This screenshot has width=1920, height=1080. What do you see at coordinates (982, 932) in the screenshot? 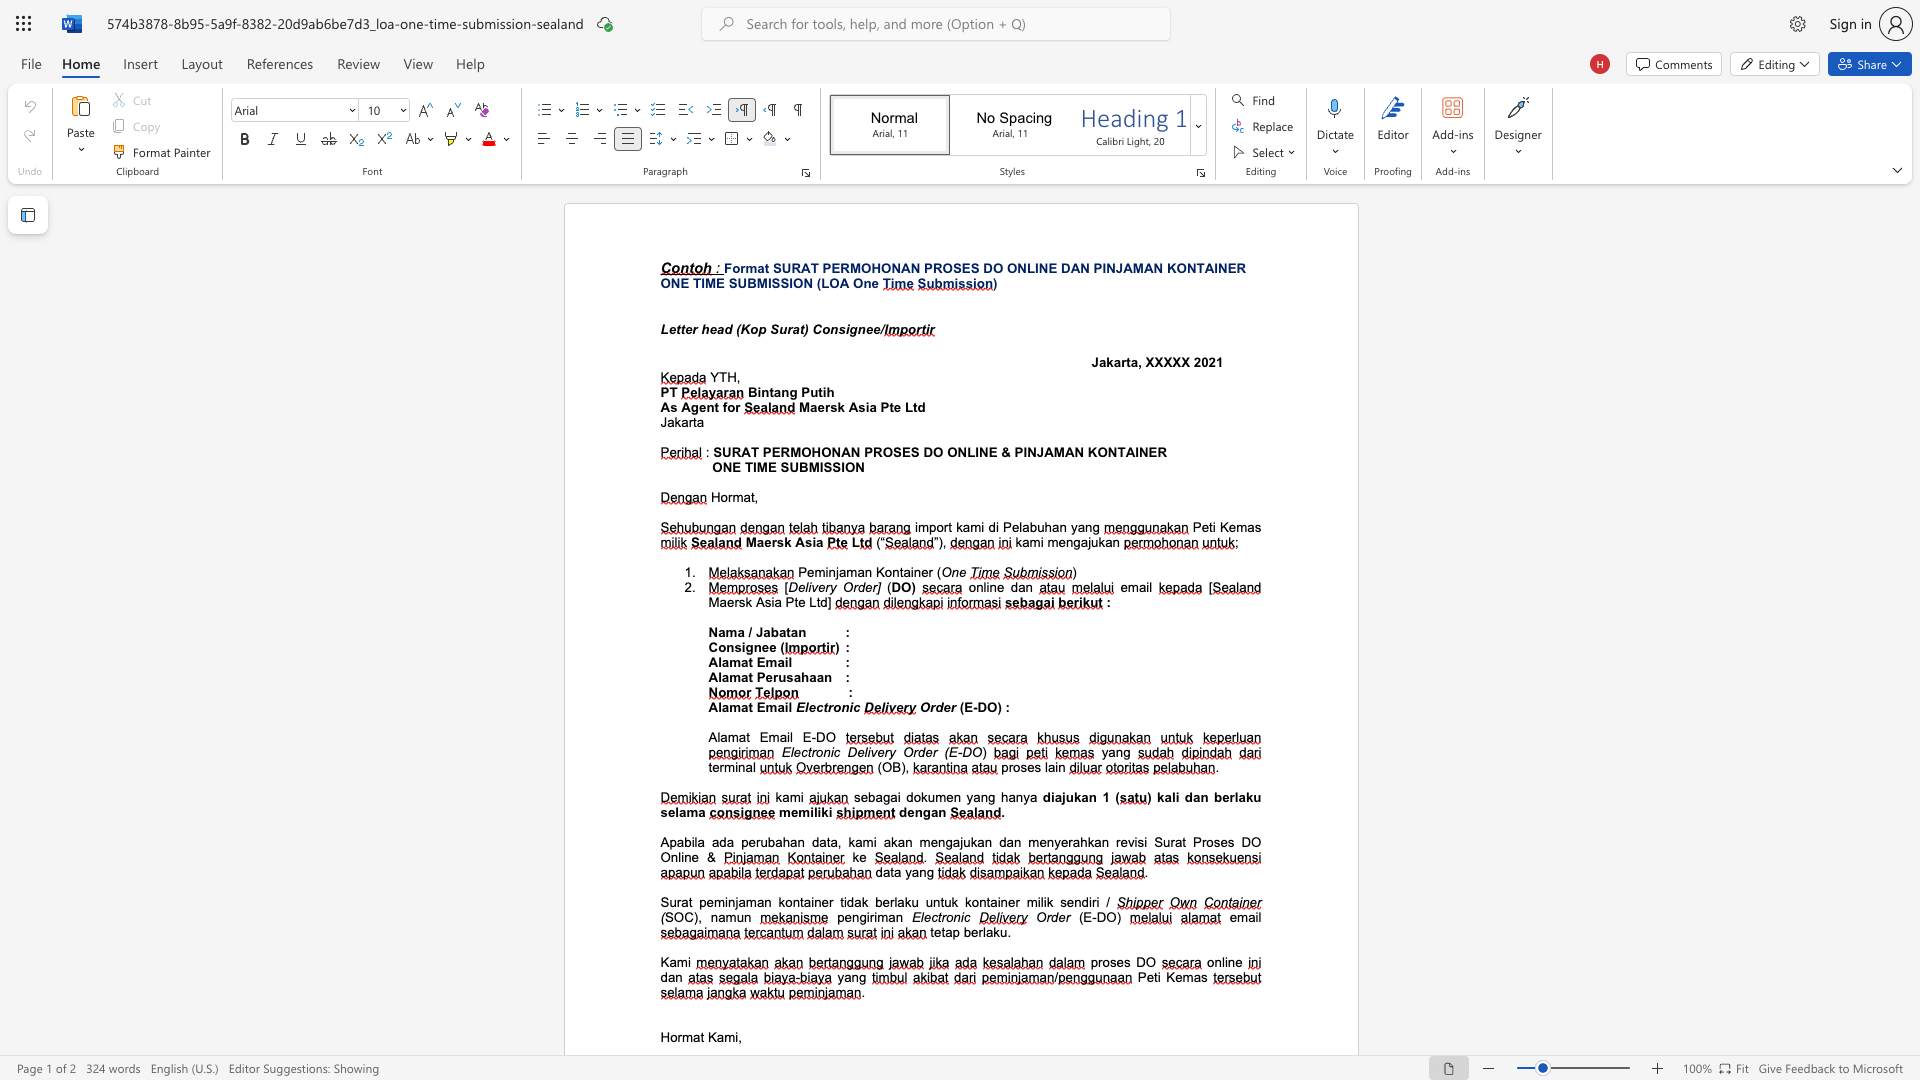
I see `the space between the continuous character "r" and "l" in the text` at bounding box center [982, 932].